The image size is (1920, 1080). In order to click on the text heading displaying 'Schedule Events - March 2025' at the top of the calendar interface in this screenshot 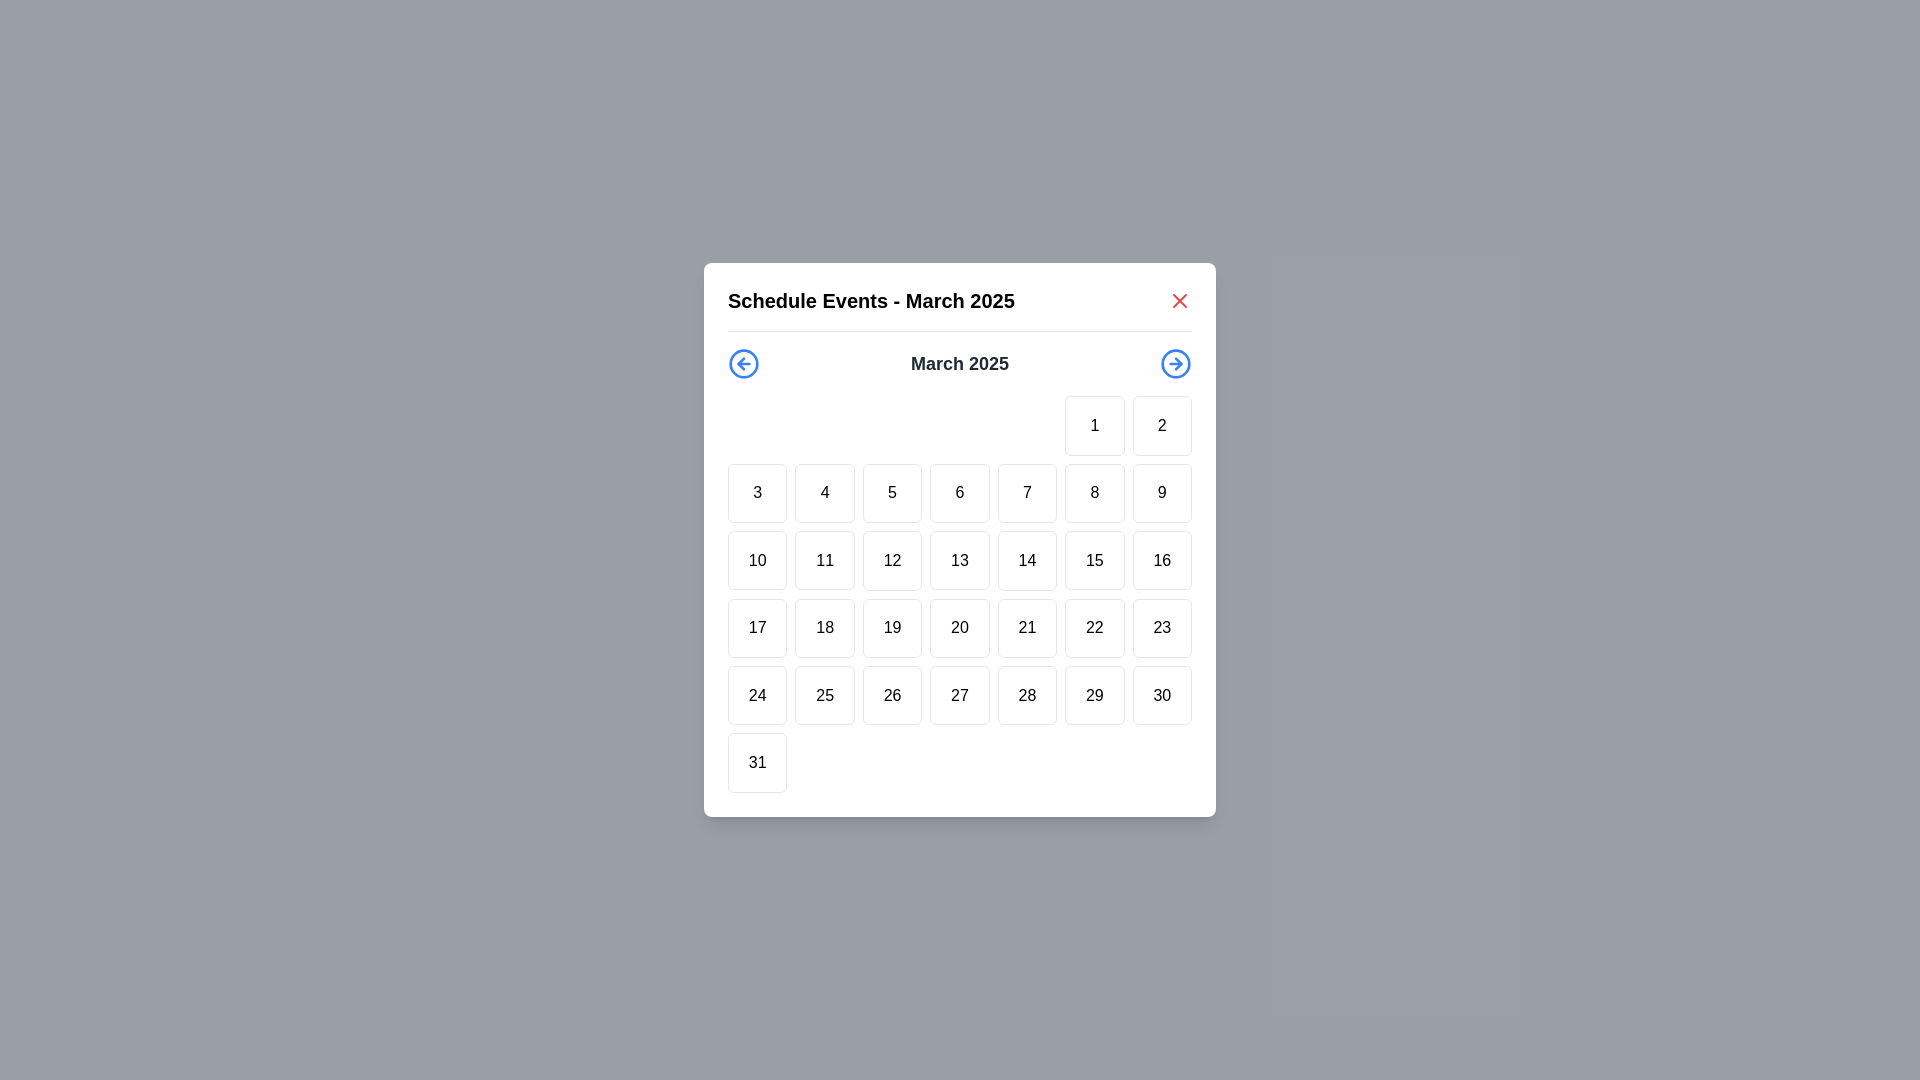, I will do `click(871, 301)`.